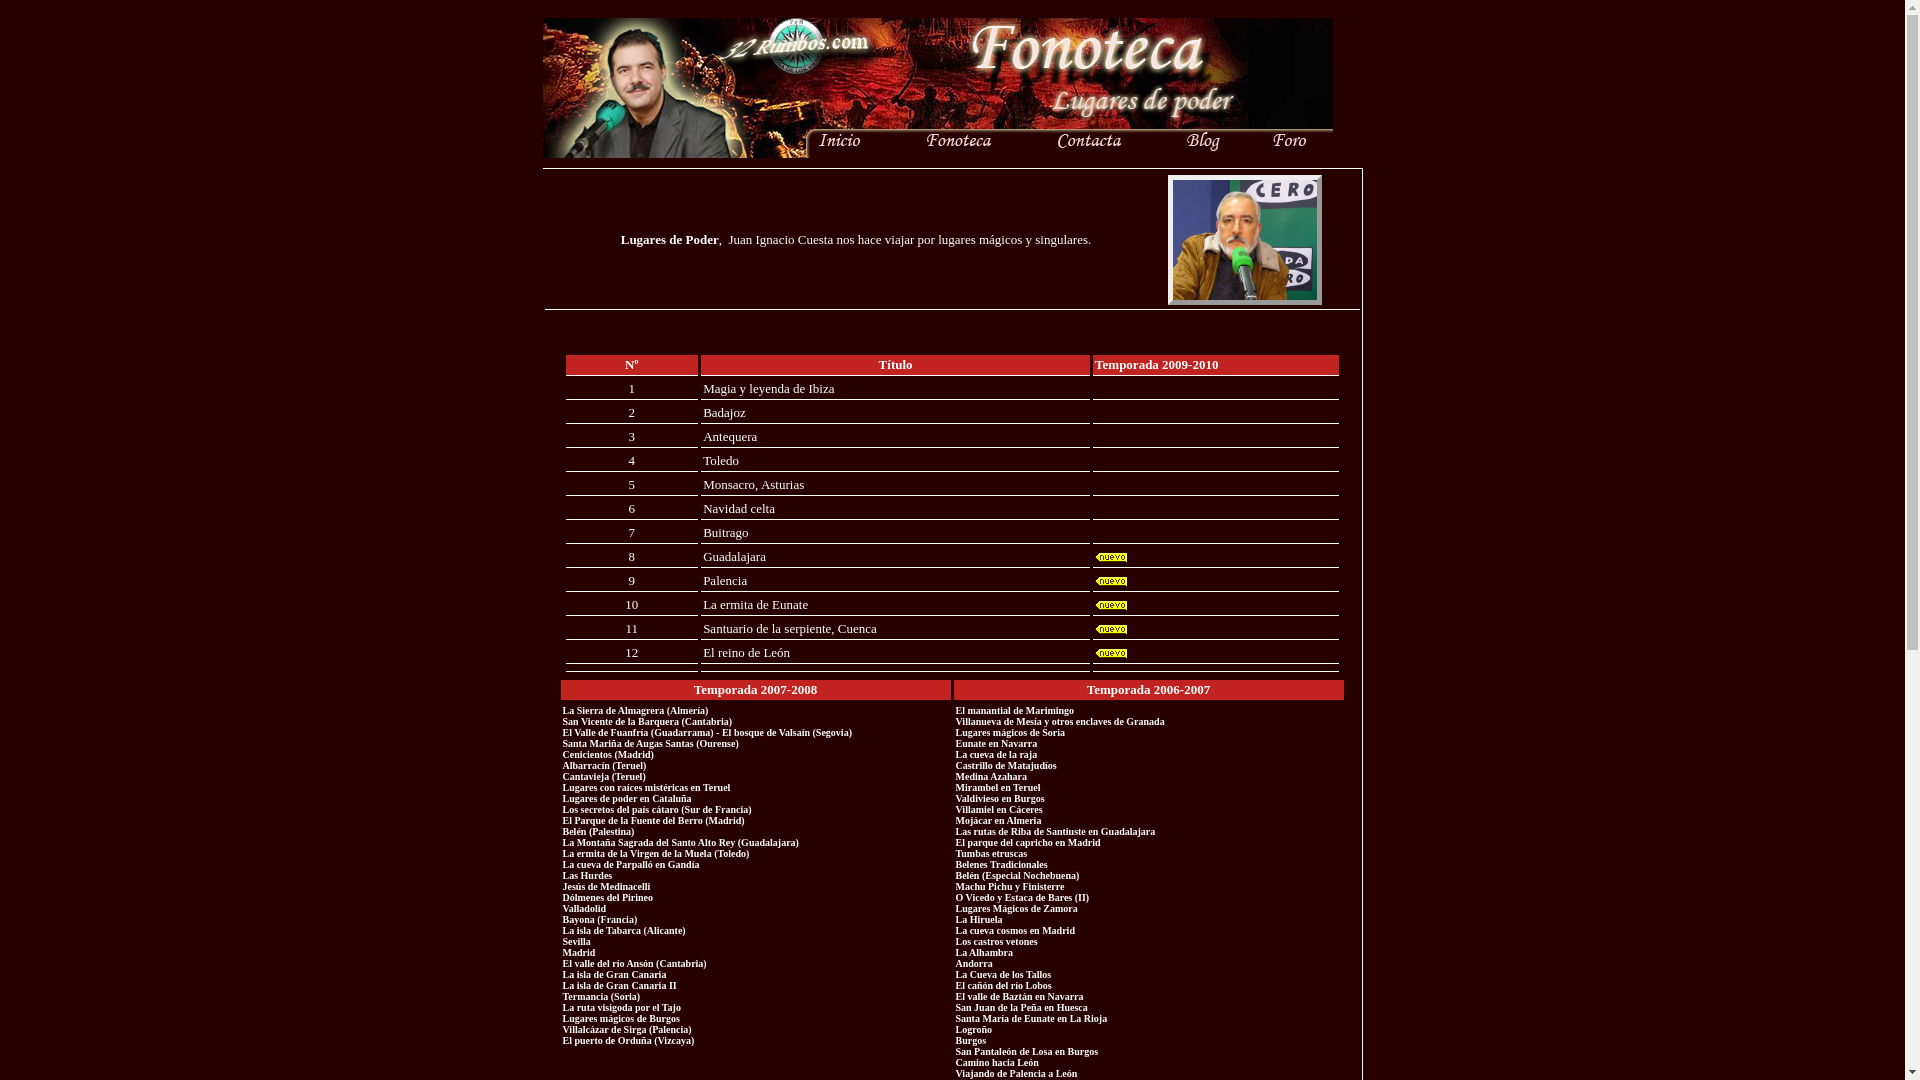 This screenshot has width=1920, height=1080. I want to click on 'Mirambel en Teruel', so click(998, 786).